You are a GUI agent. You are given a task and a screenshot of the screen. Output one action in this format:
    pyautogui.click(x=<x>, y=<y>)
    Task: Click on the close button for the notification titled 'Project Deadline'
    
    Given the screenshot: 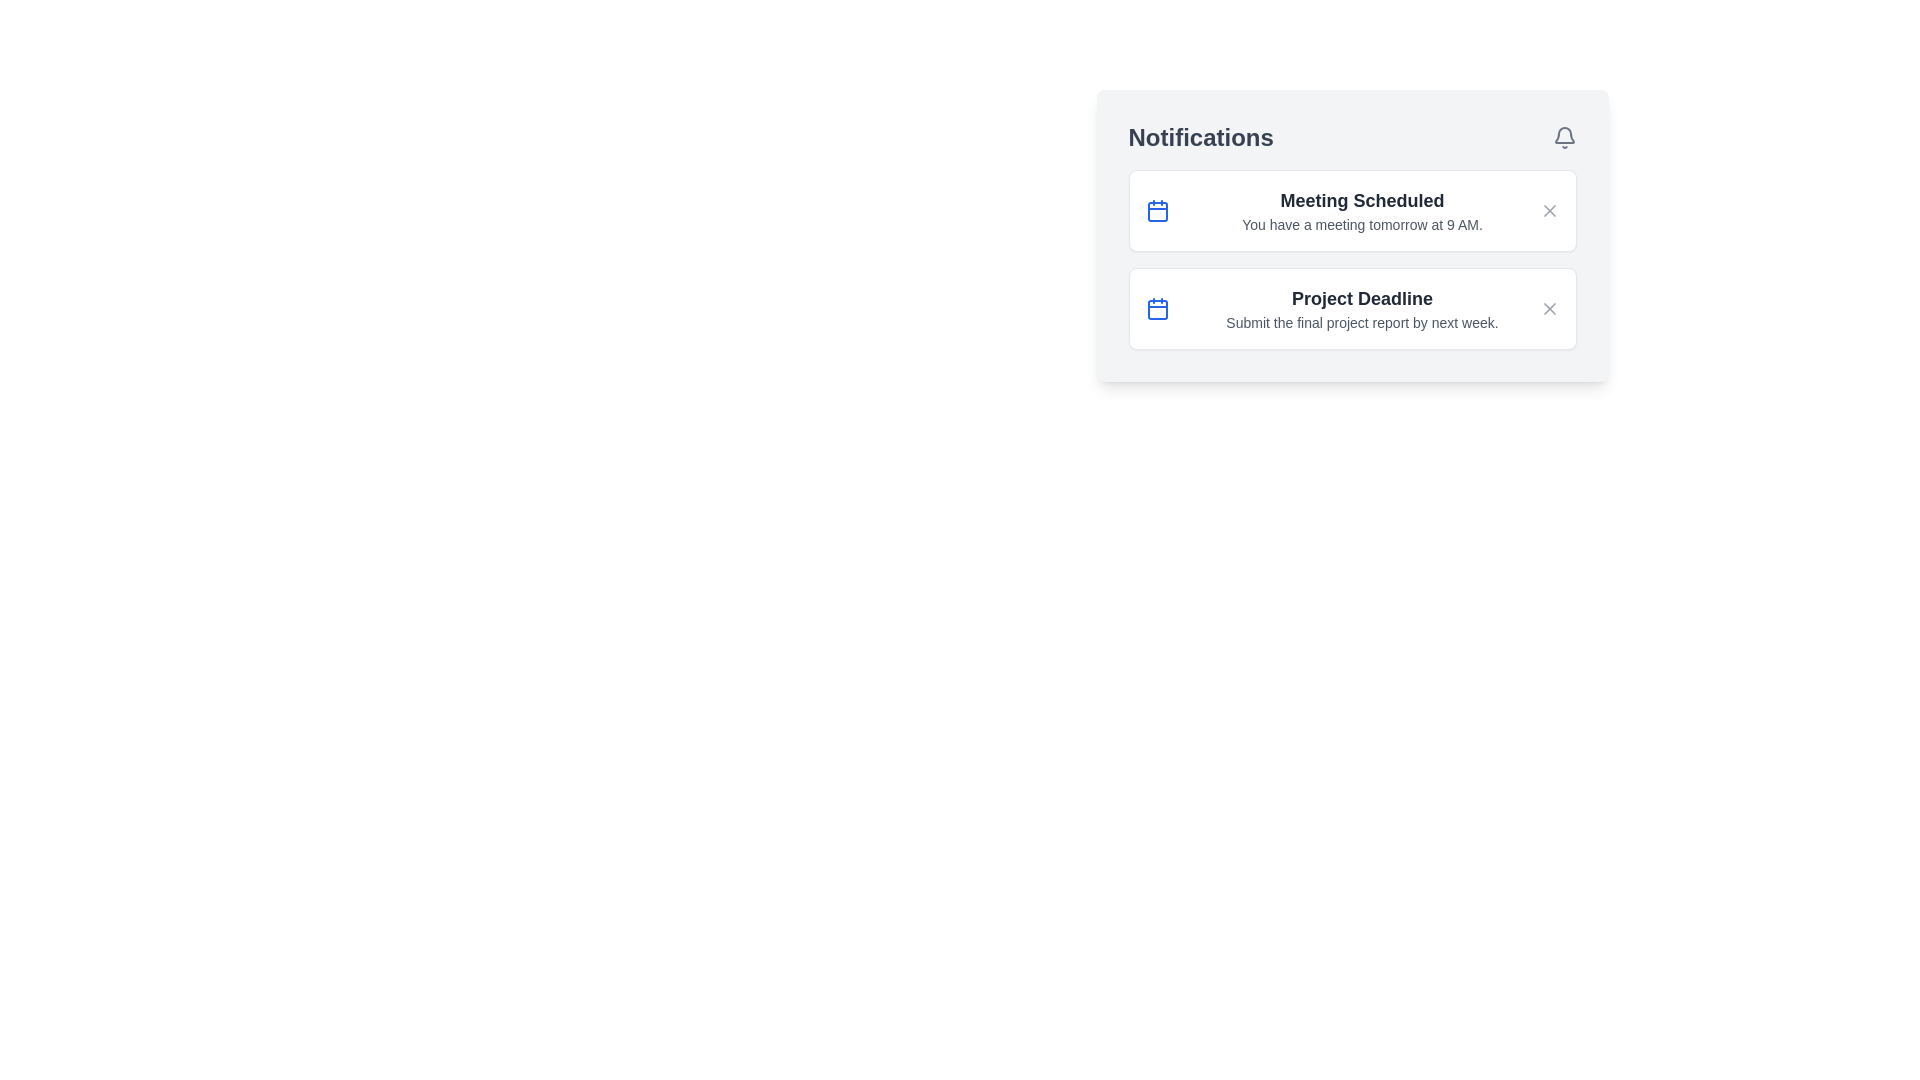 What is the action you would take?
    pyautogui.click(x=1548, y=308)
    